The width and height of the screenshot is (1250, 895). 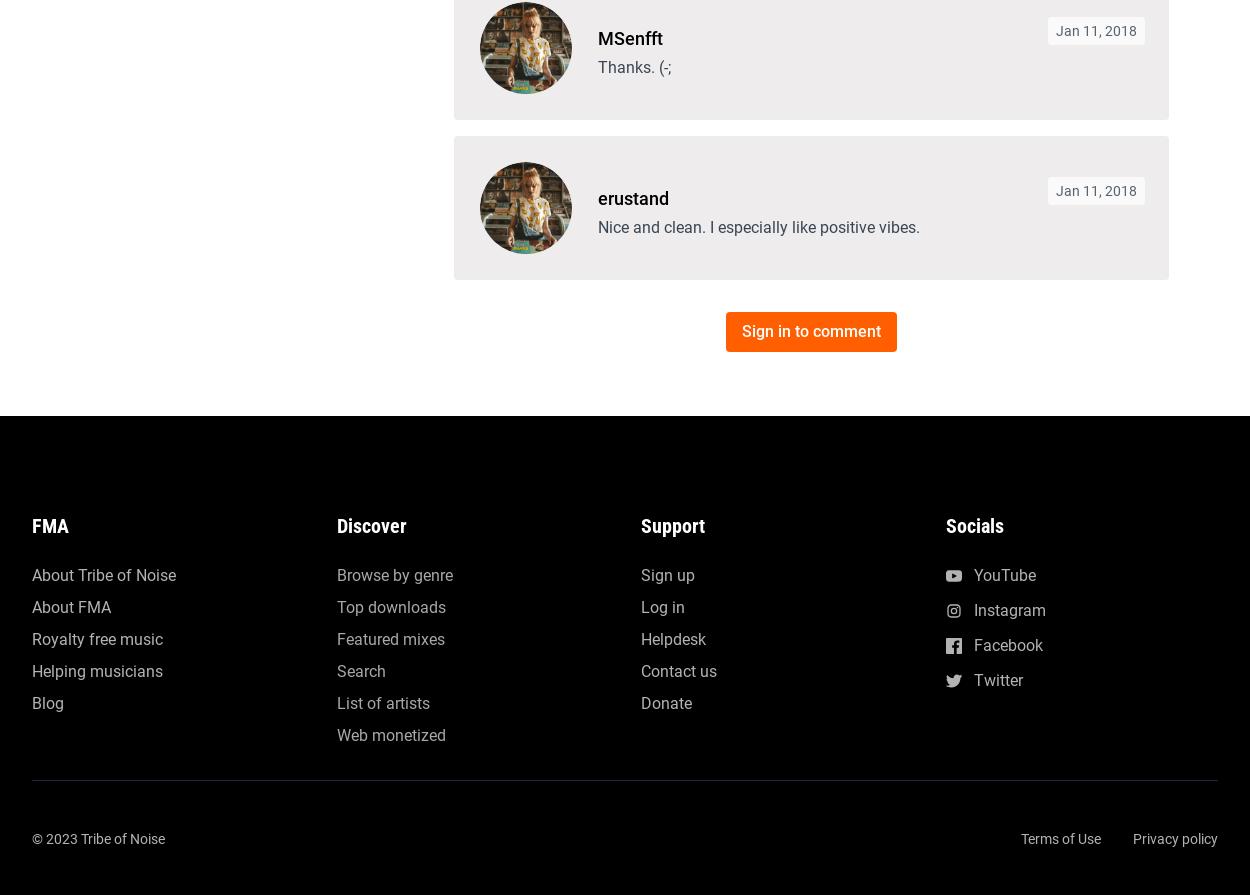 What do you see at coordinates (666, 67) in the screenshot?
I see `'Donate'` at bounding box center [666, 67].